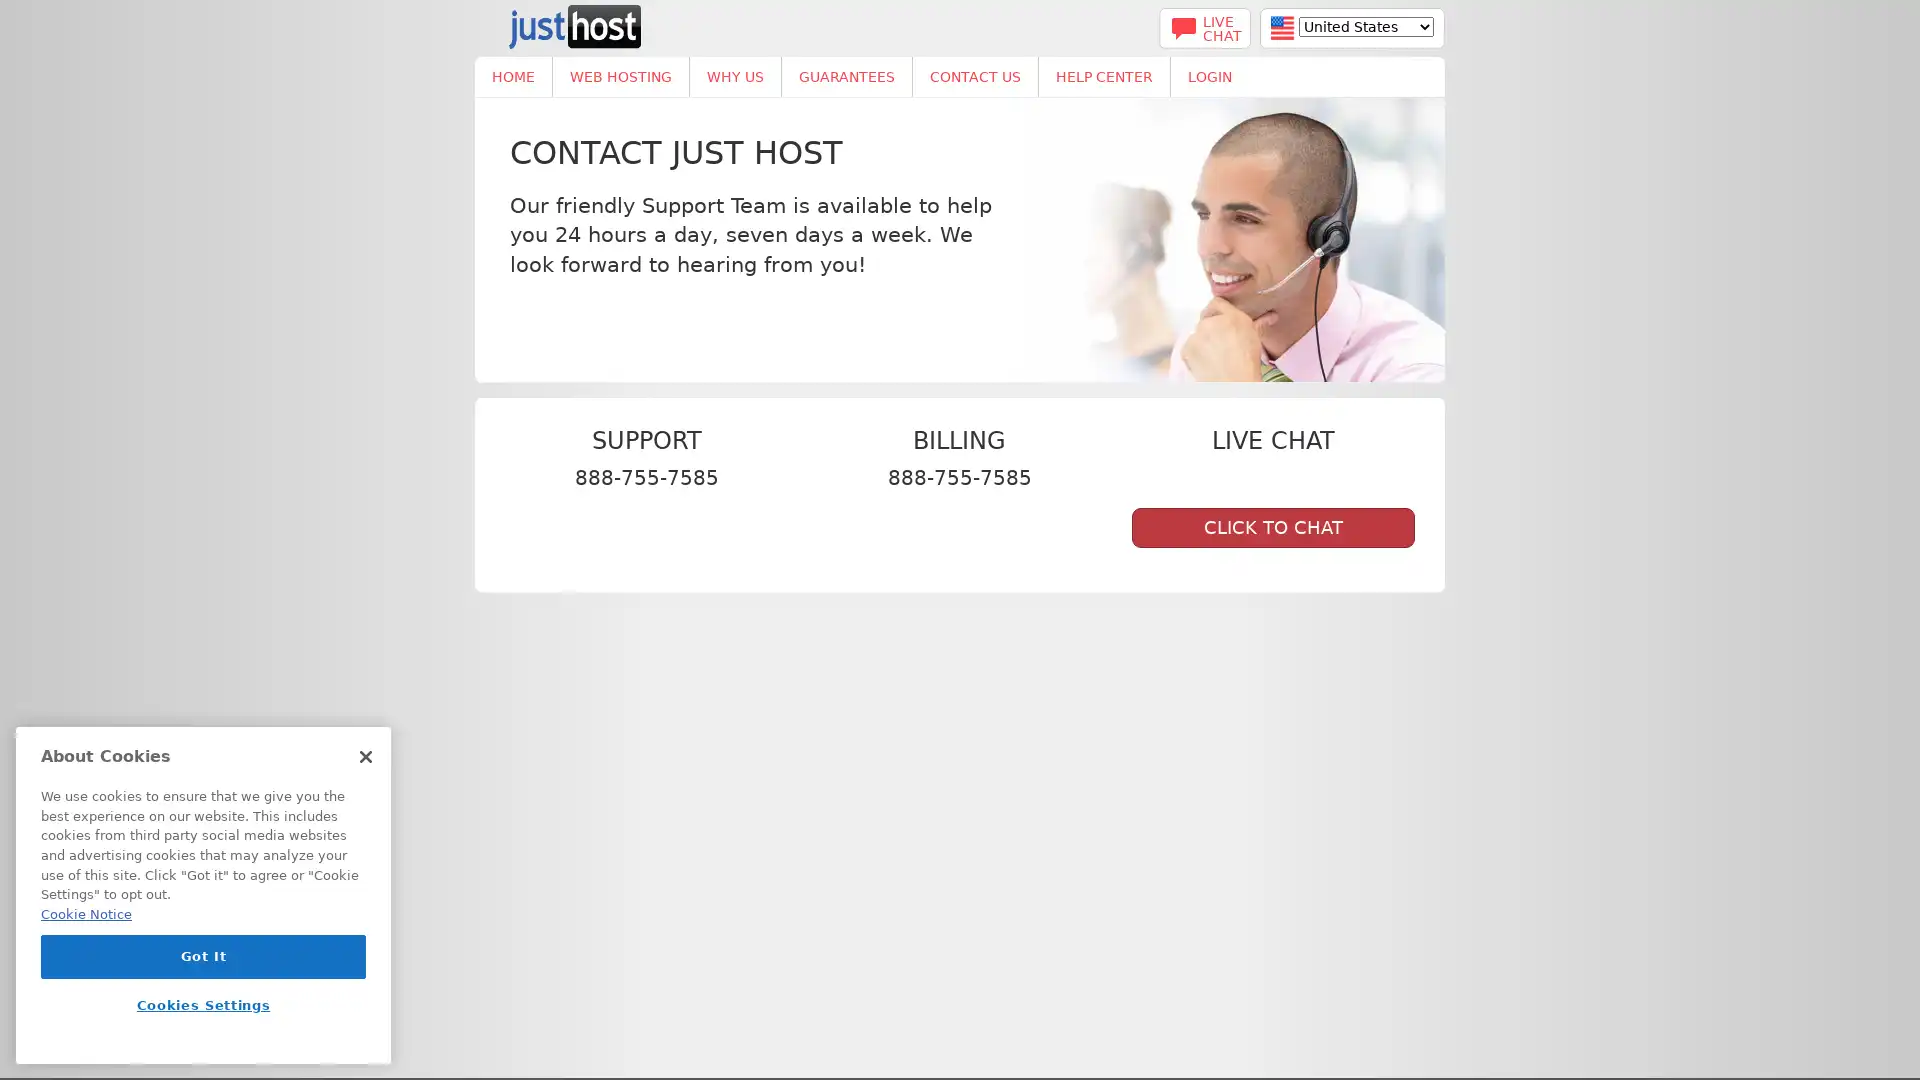 This screenshot has height=1080, width=1920. What do you see at coordinates (203, 1012) in the screenshot?
I see `Cookies Settings` at bounding box center [203, 1012].